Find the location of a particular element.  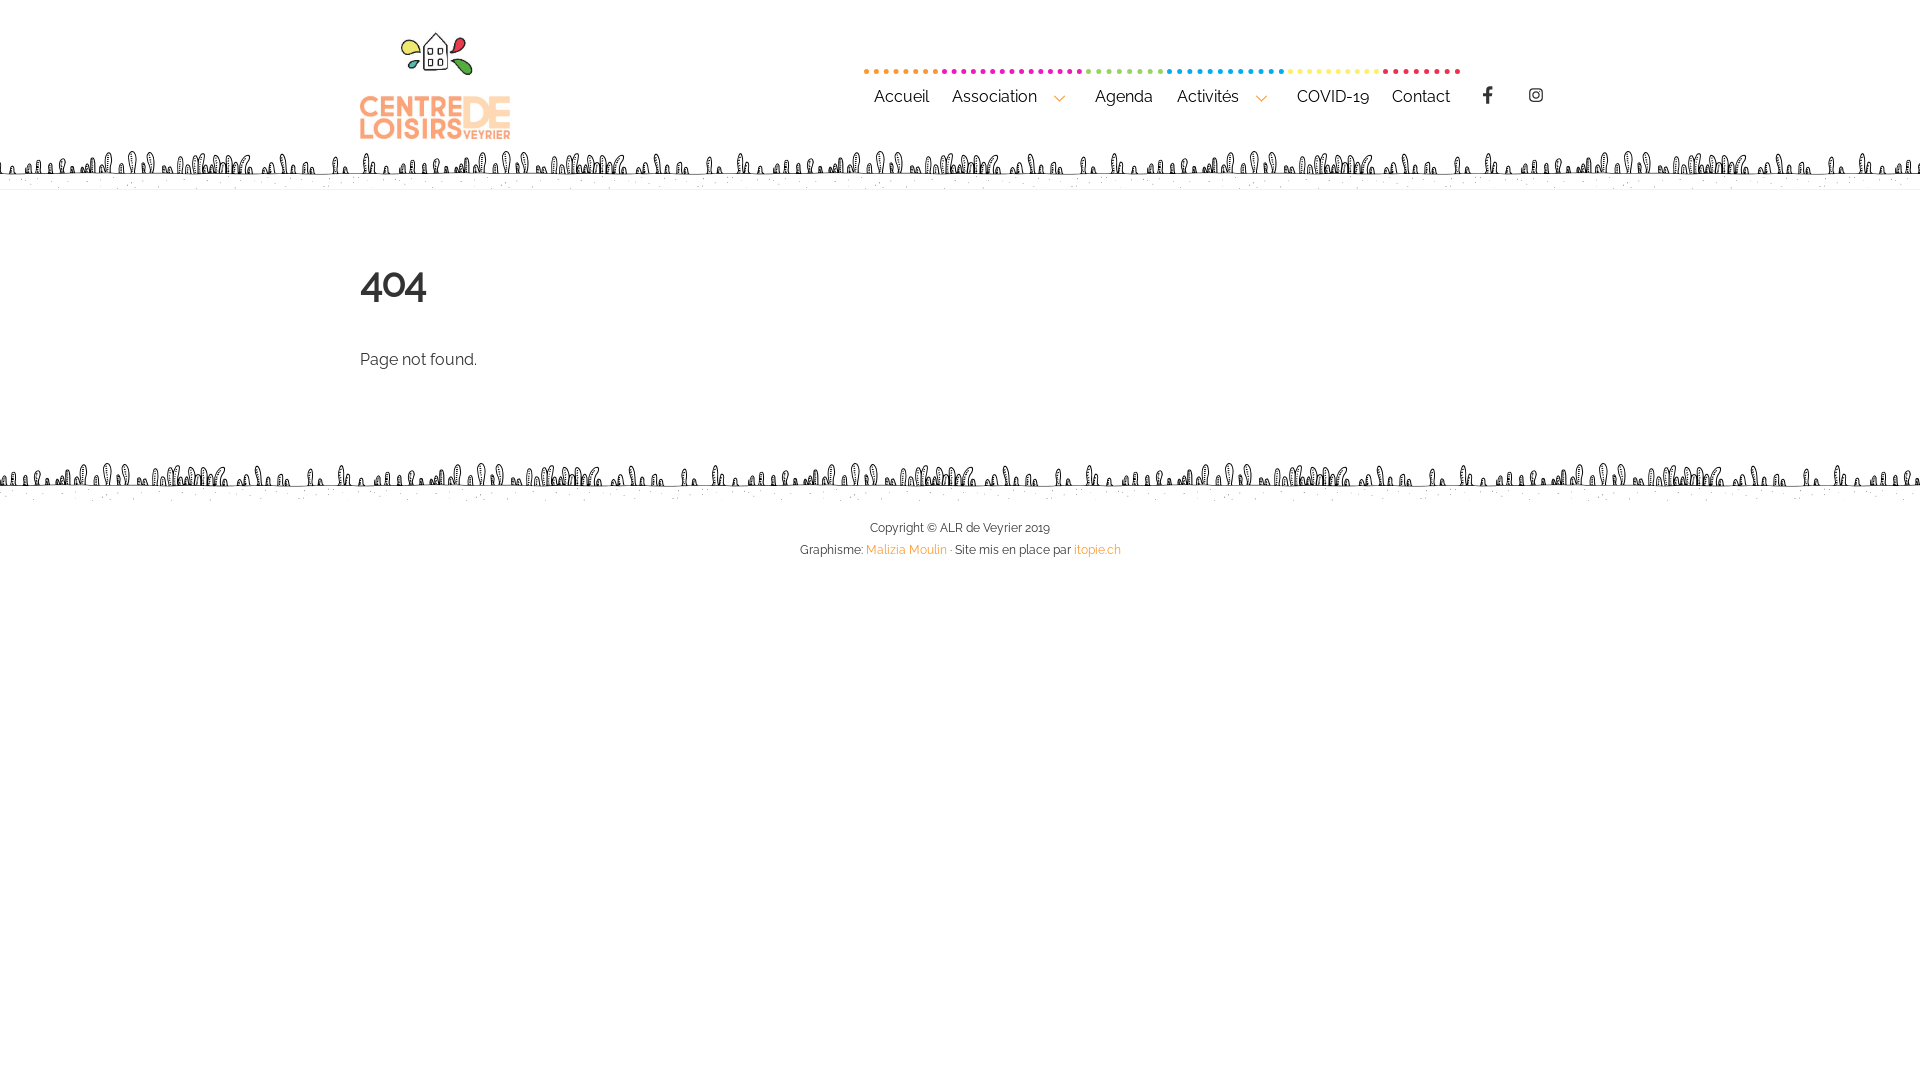

'Malizia Moulin' is located at coordinates (905, 549).